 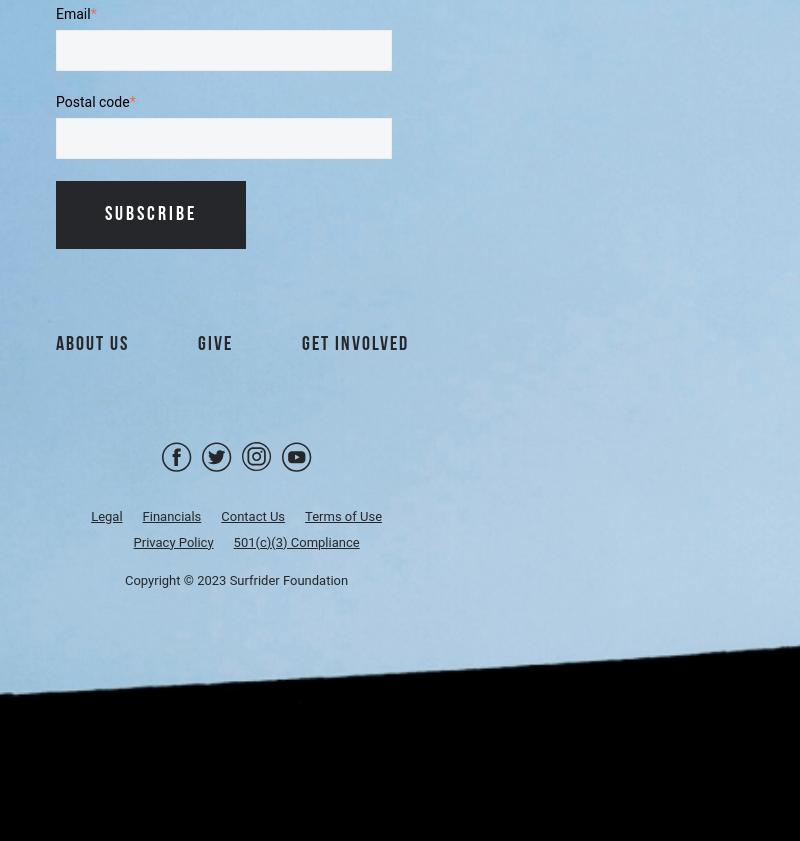 What do you see at coordinates (72, 12) in the screenshot?
I see `'Email'` at bounding box center [72, 12].